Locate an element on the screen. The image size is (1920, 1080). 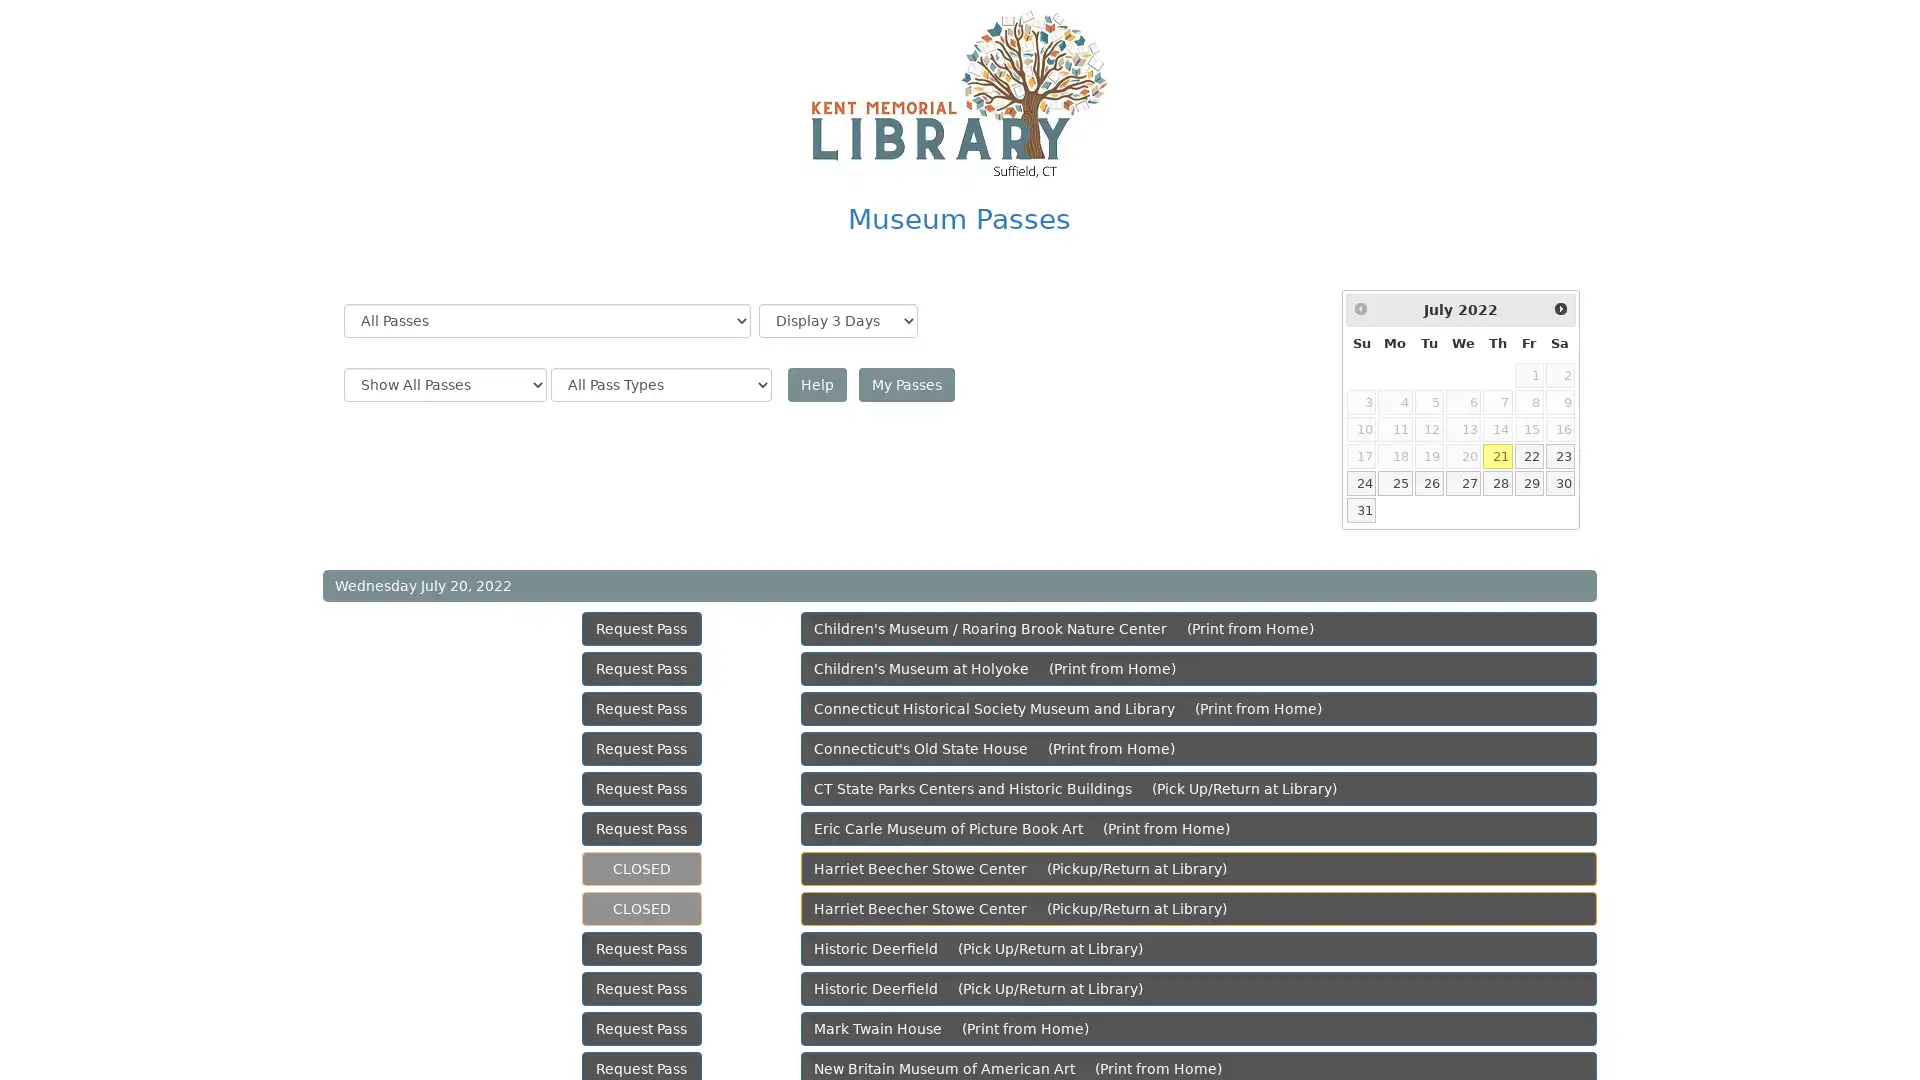
Request Pass is located at coordinates (641, 748).